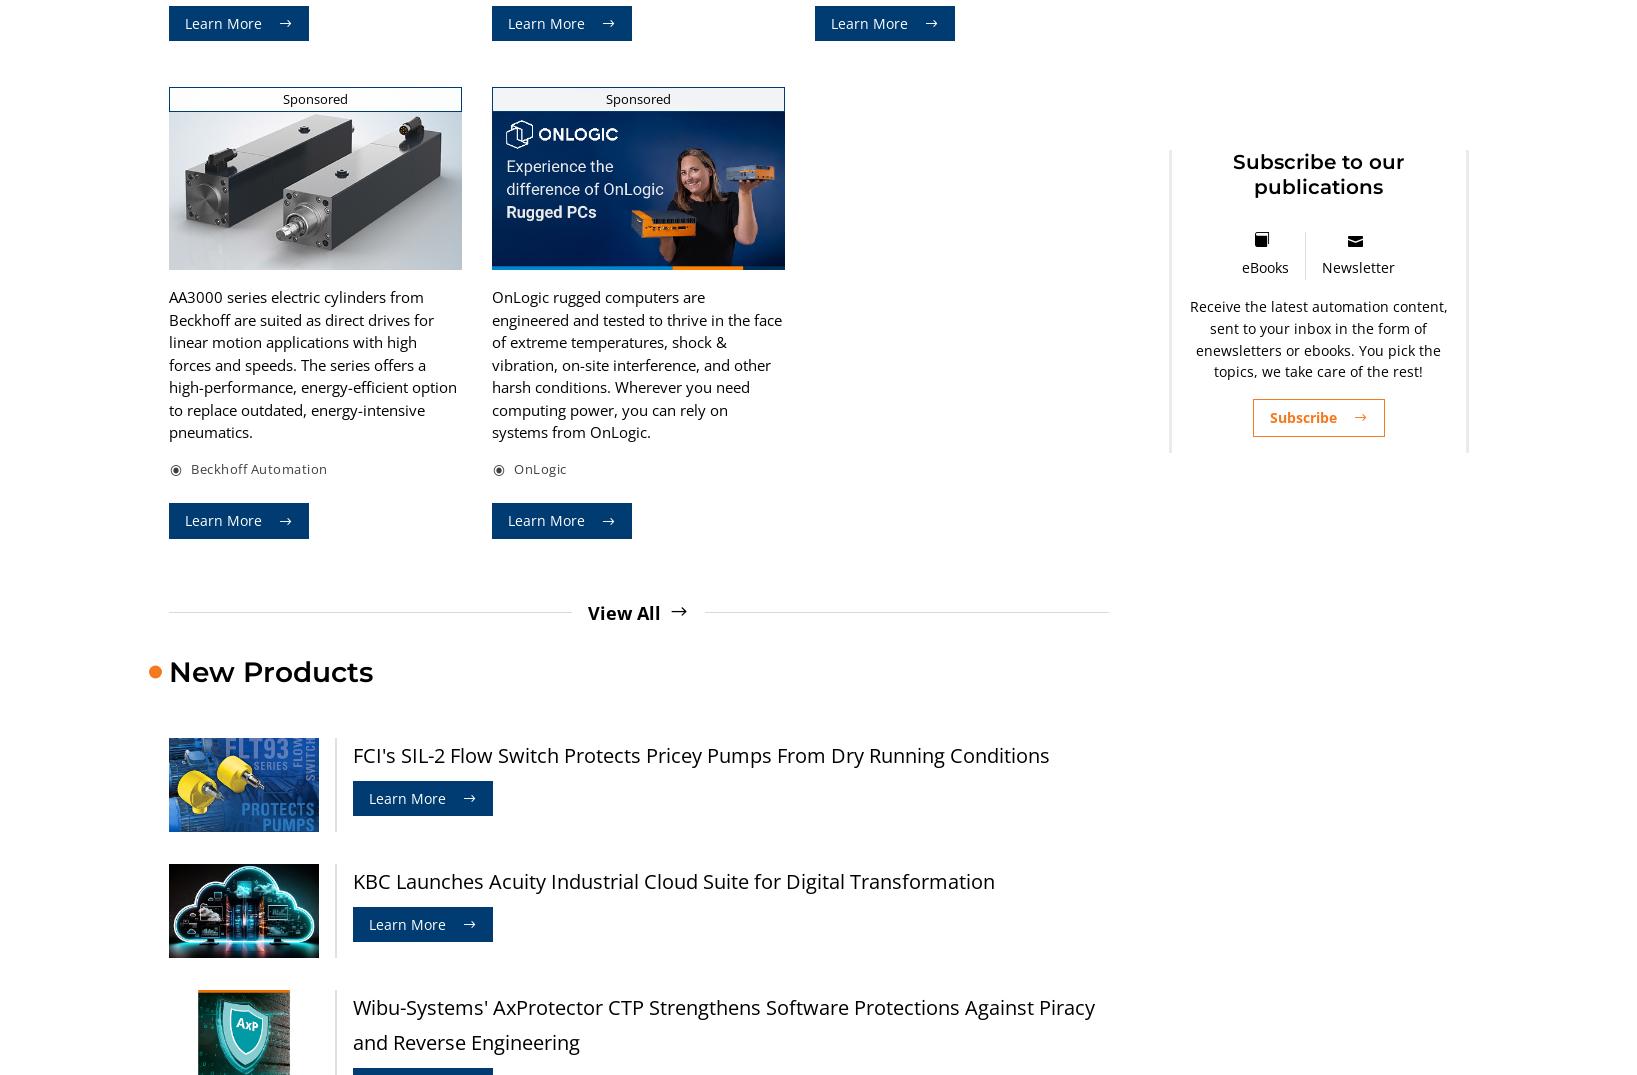 The height and width of the screenshot is (1075, 1637). I want to click on 'Subscribe', so click(1301, 416).